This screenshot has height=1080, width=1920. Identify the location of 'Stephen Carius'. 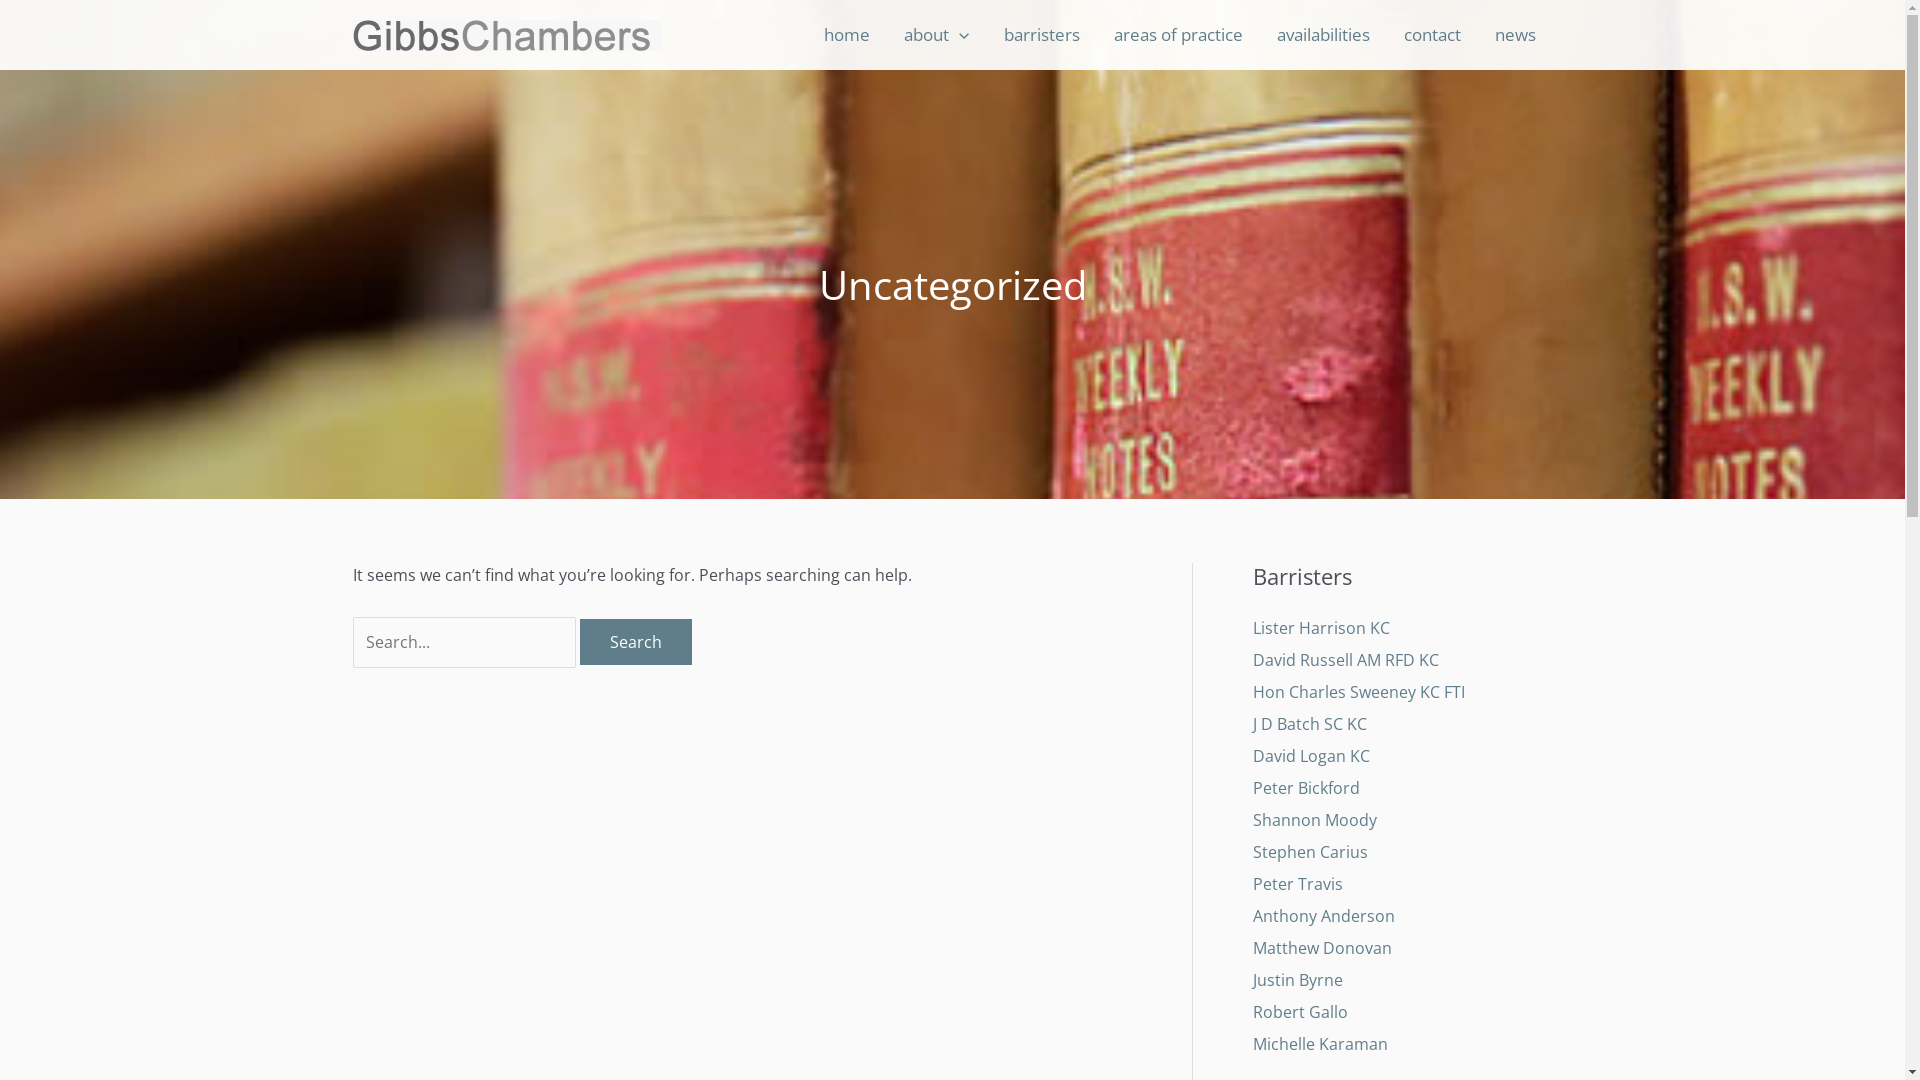
(1251, 852).